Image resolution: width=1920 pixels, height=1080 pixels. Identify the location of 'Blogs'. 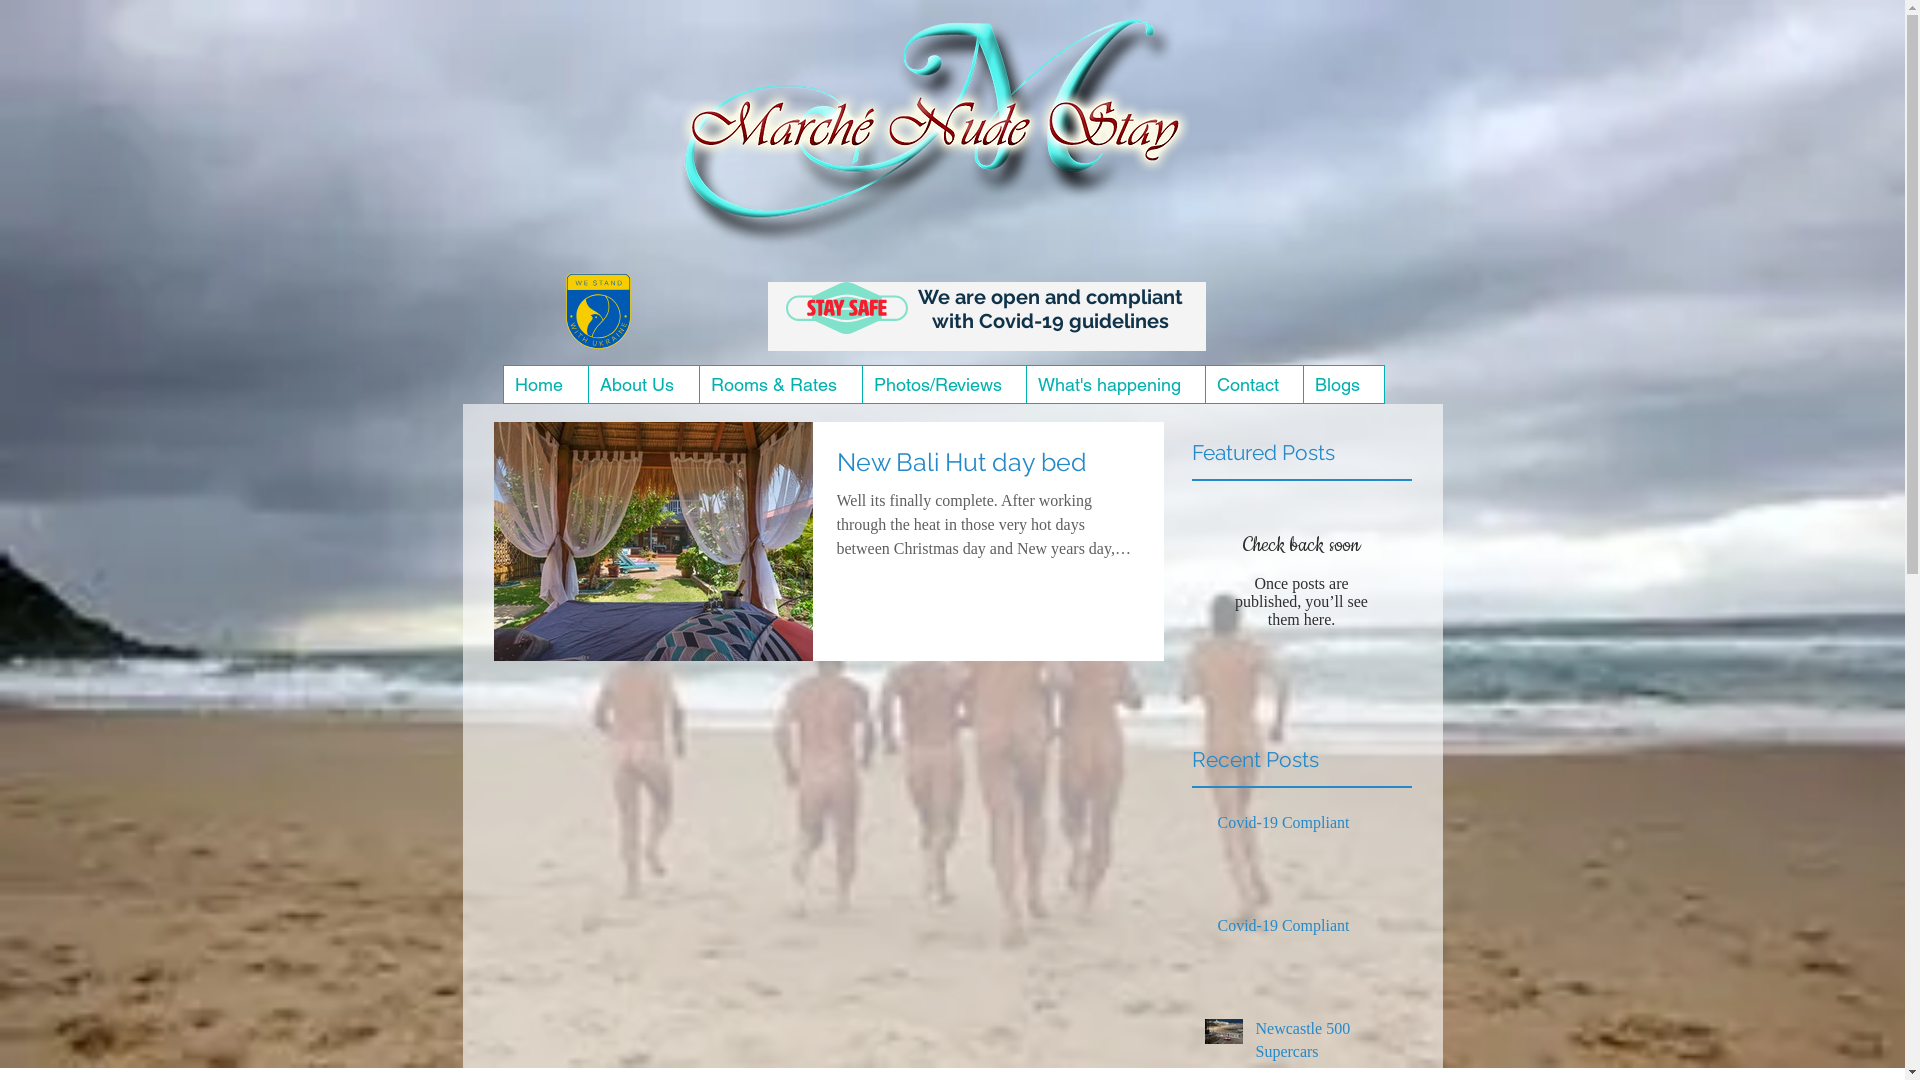
(1342, 384).